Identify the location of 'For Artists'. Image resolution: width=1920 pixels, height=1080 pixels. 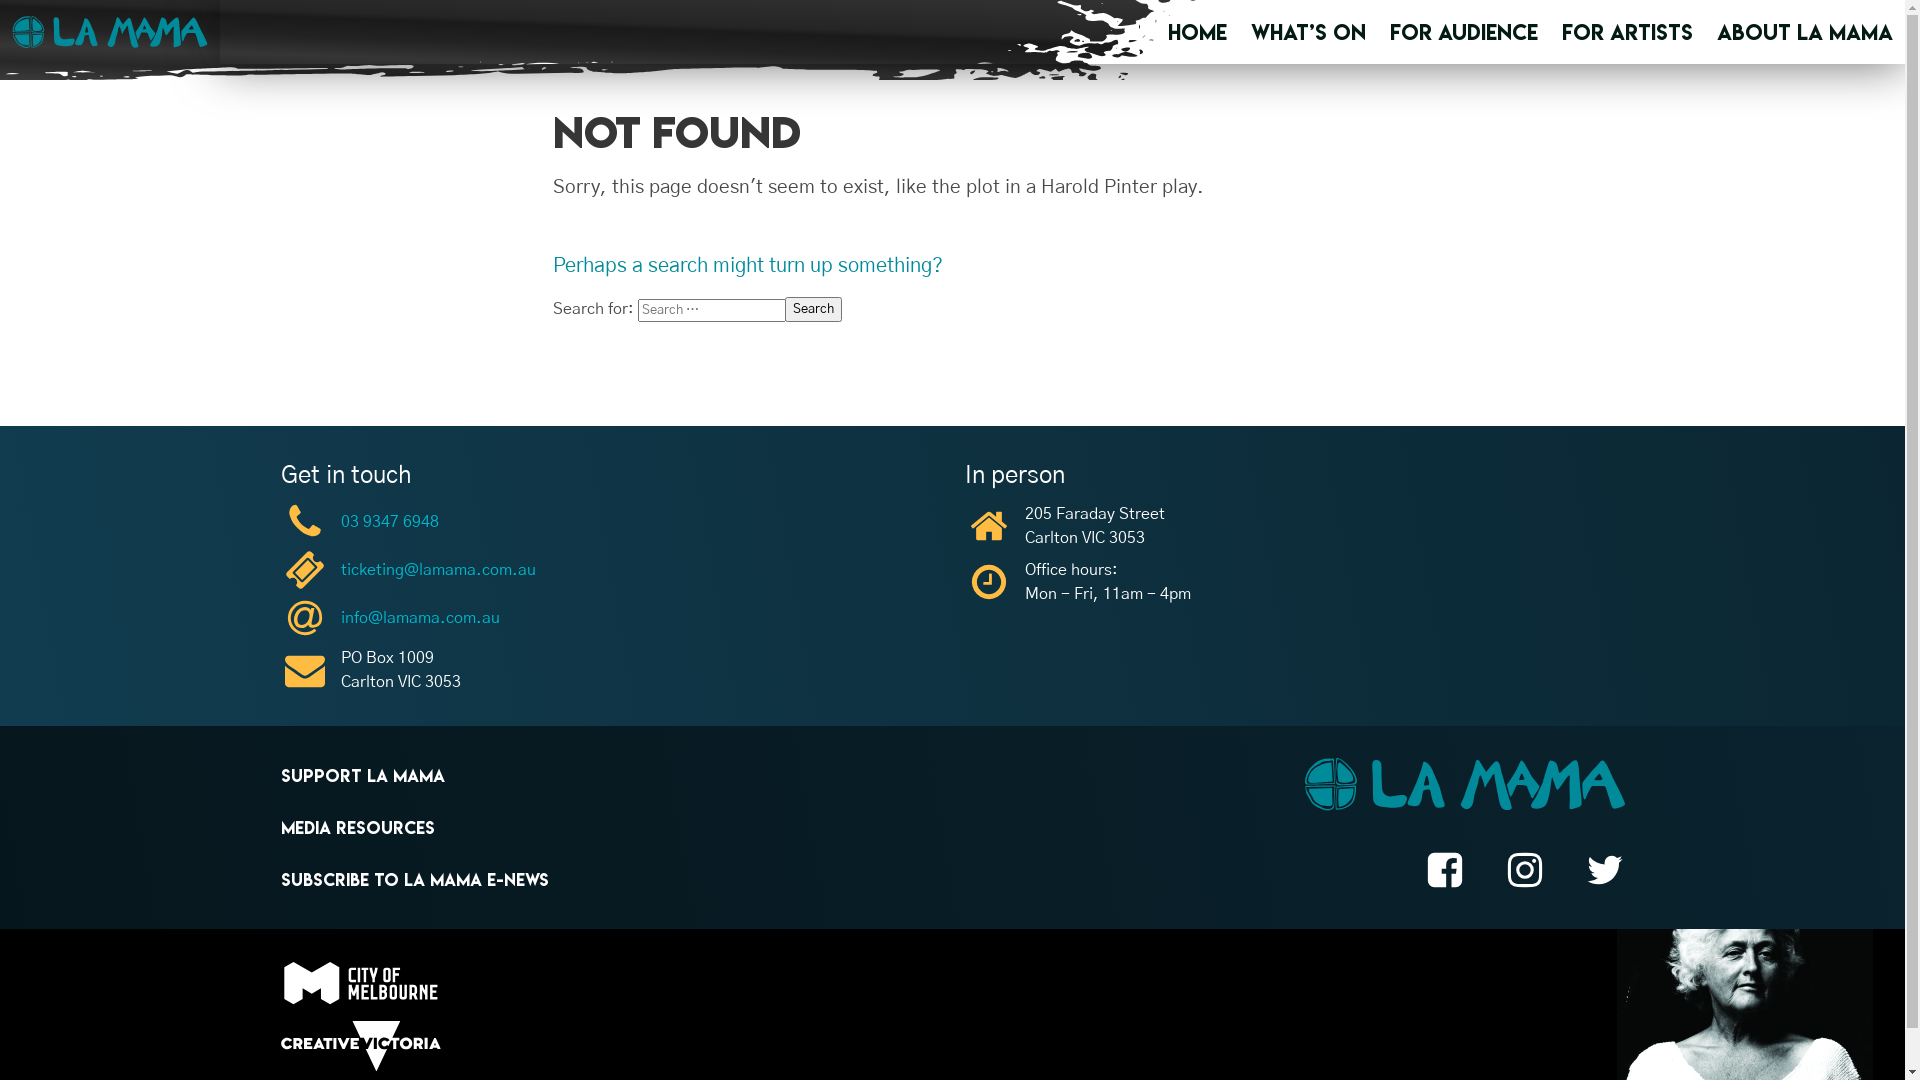
(1627, 31).